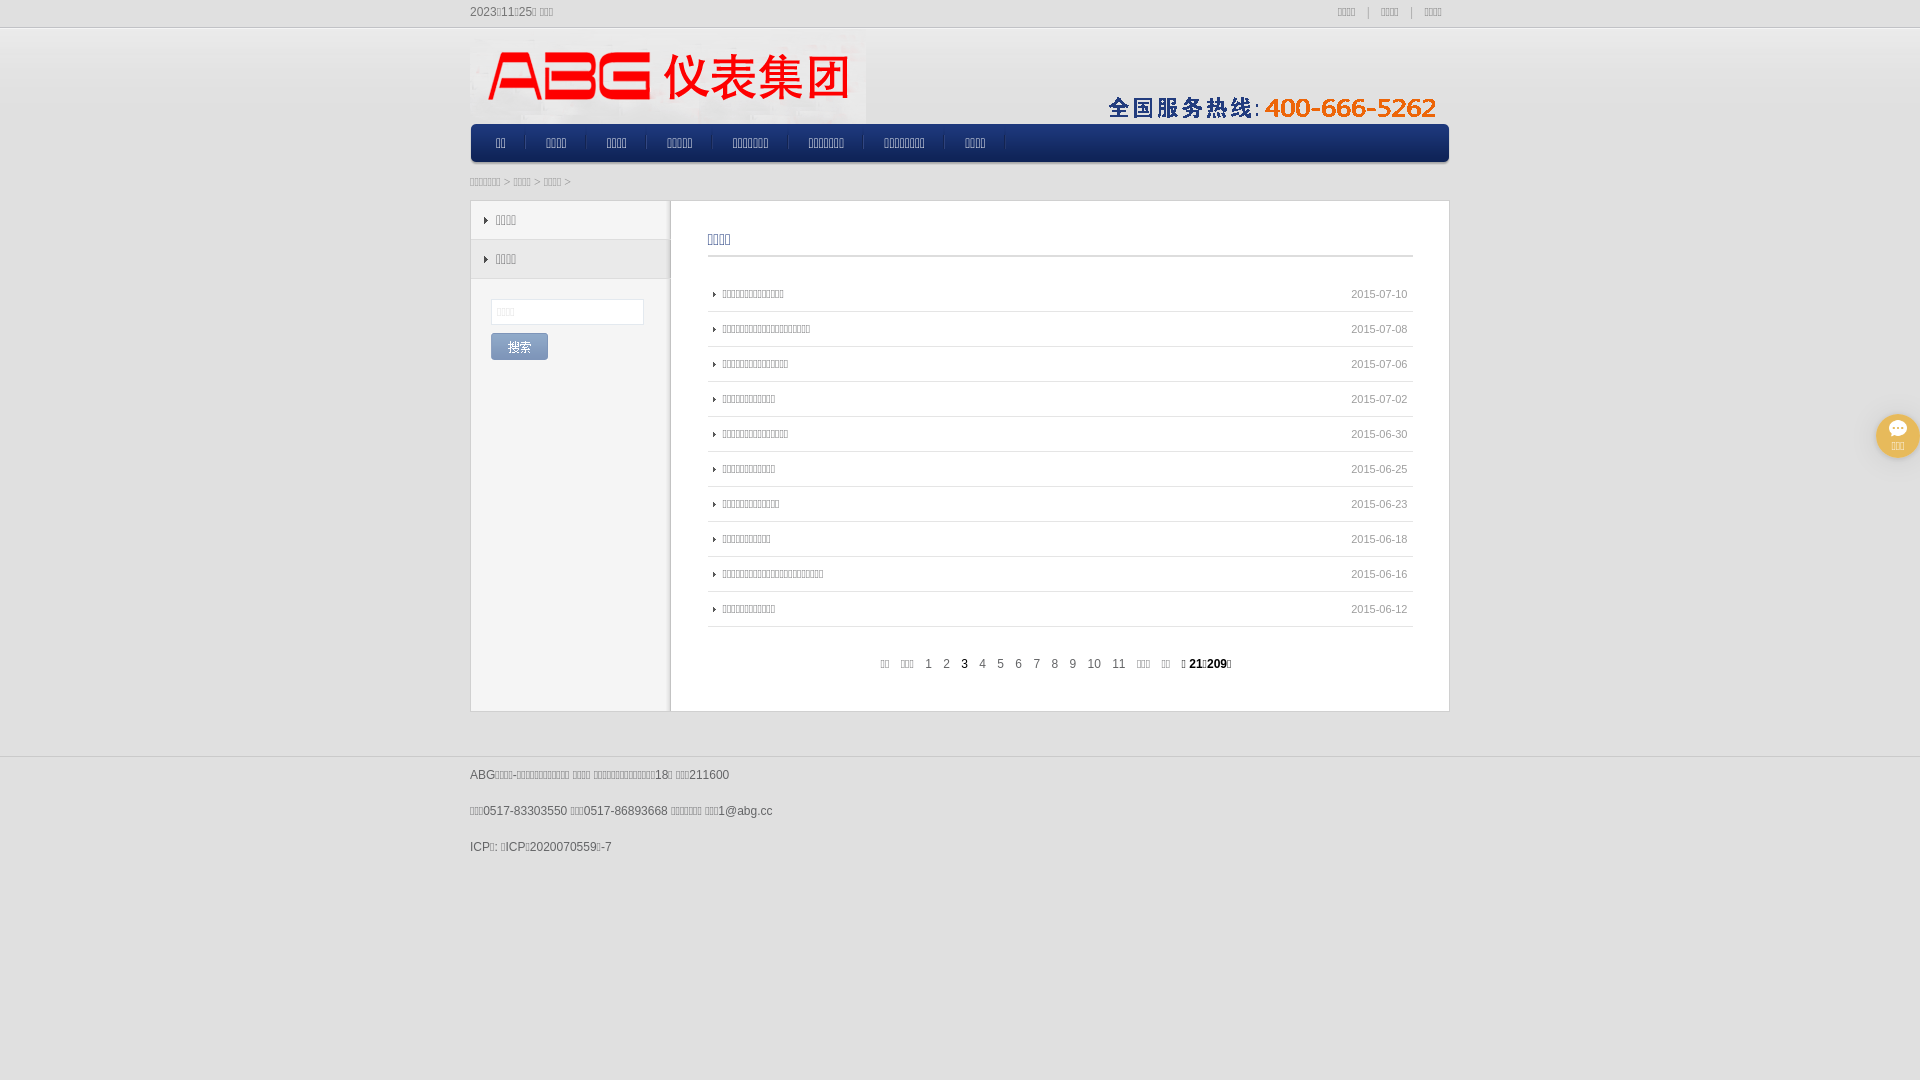 This screenshot has height=1080, width=1920. What do you see at coordinates (1117, 663) in the screenshot?
I see `'11'` at bounding box center [1117, 663].